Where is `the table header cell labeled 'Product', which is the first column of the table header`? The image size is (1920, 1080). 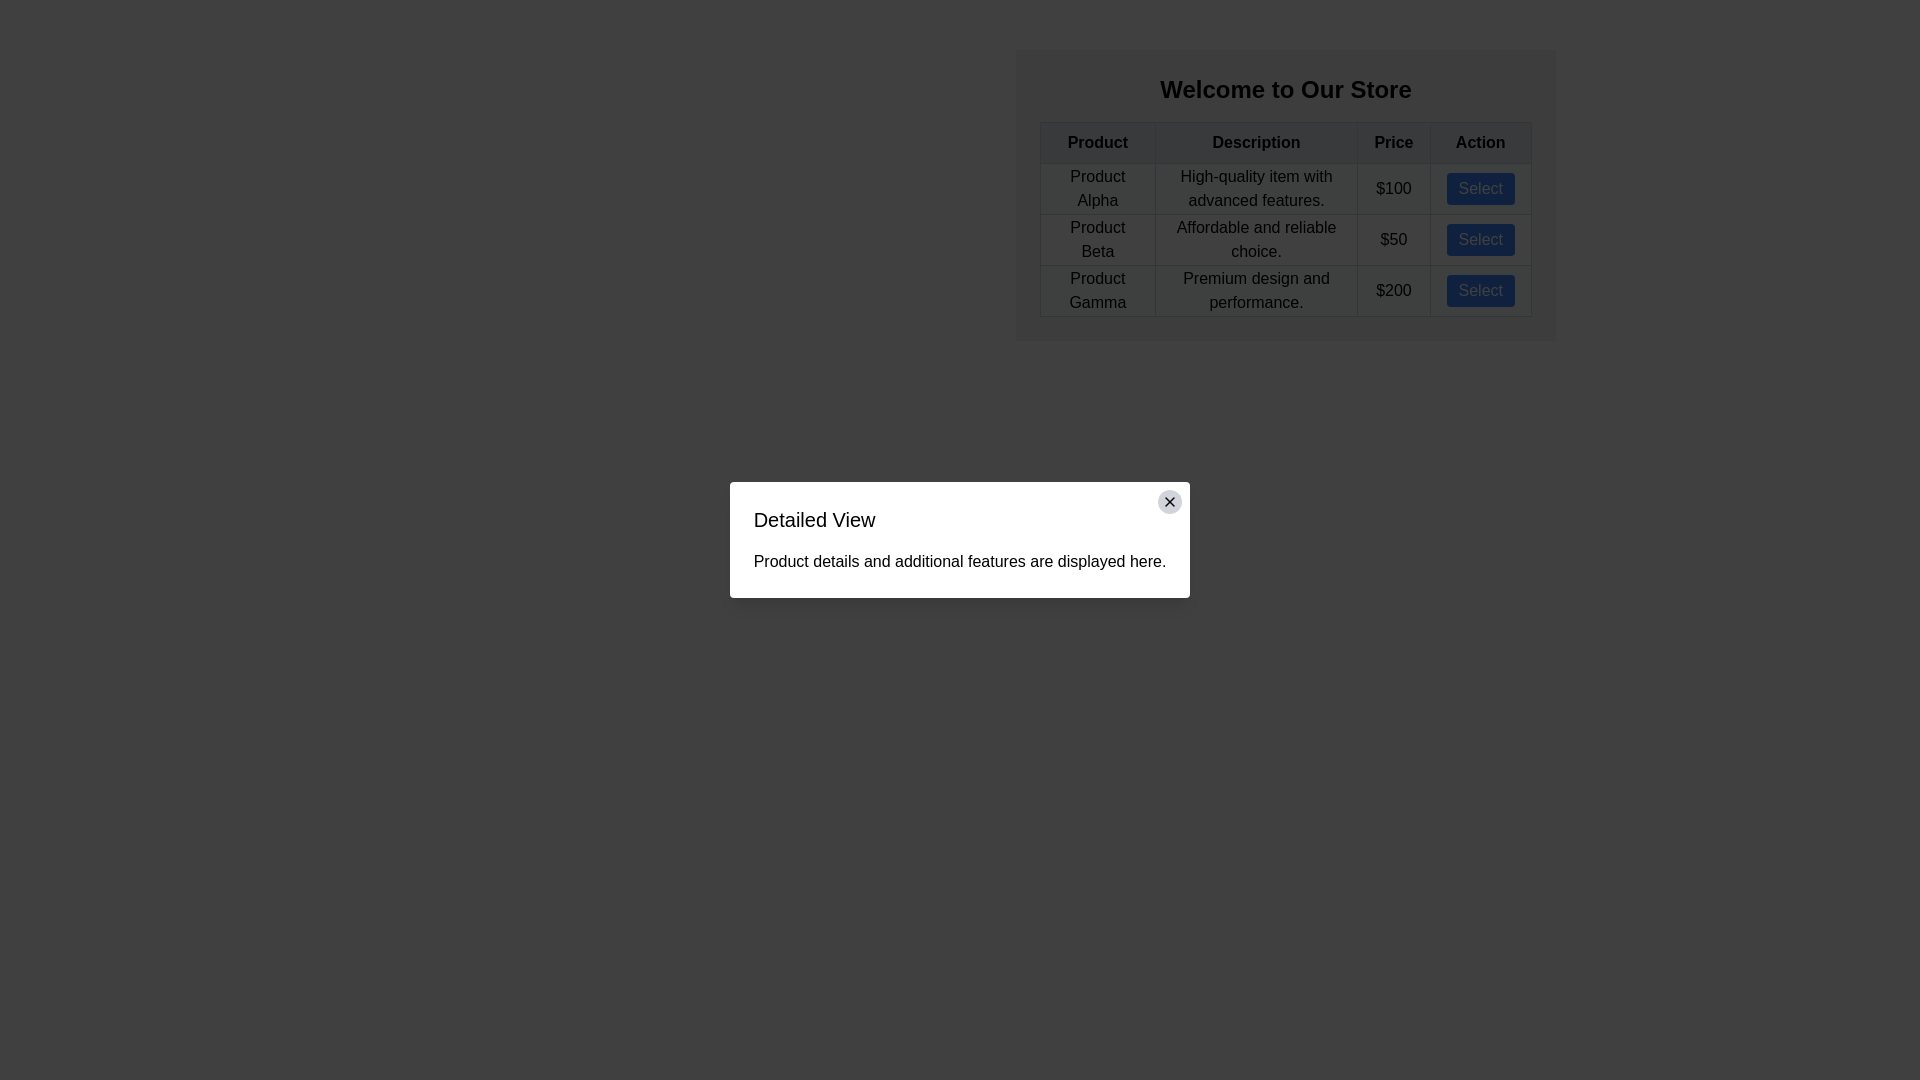 the table header cell labeled 'Product', which is the first column of the table header is located at coordinates (1096, 141).